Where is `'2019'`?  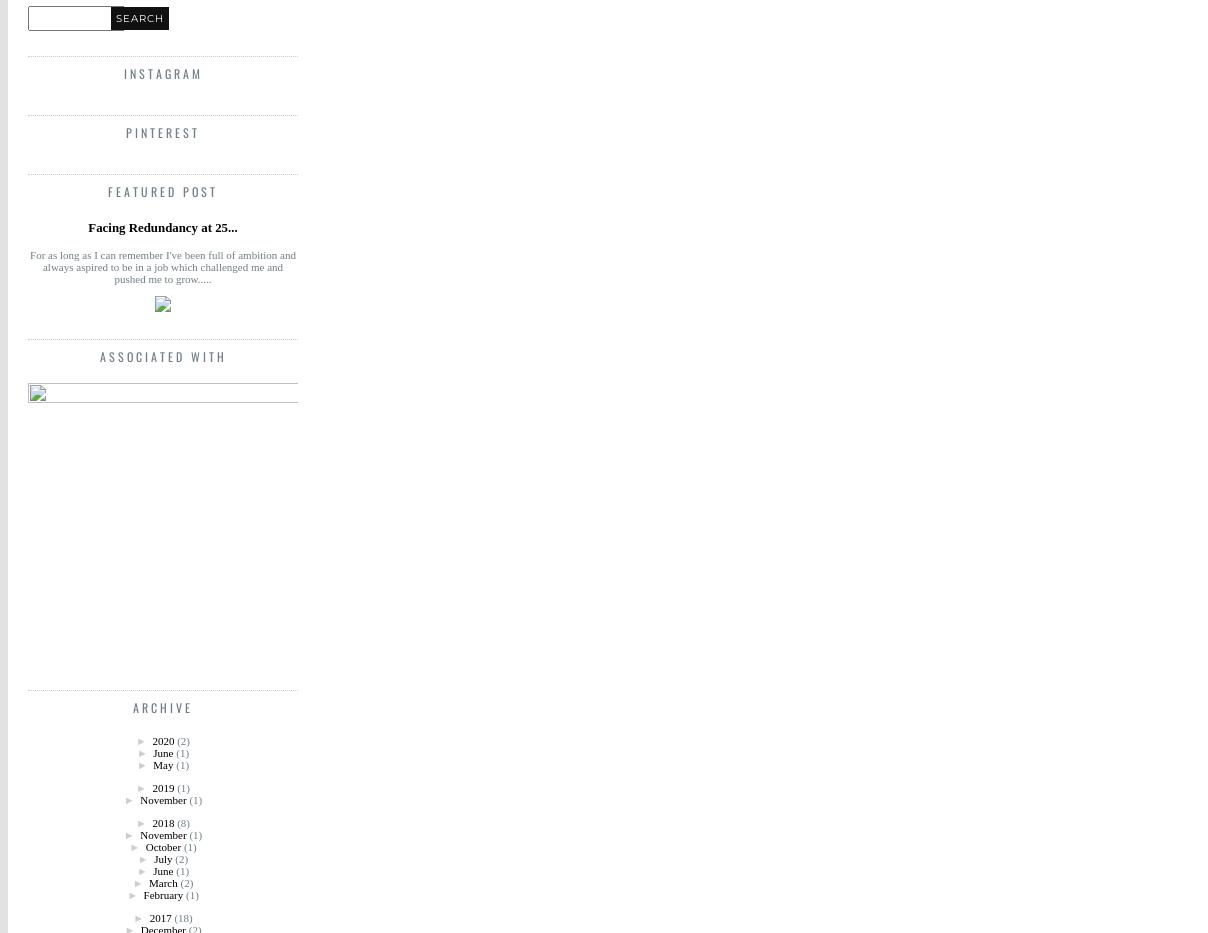
'2019' is located at coordinates (162, 788).